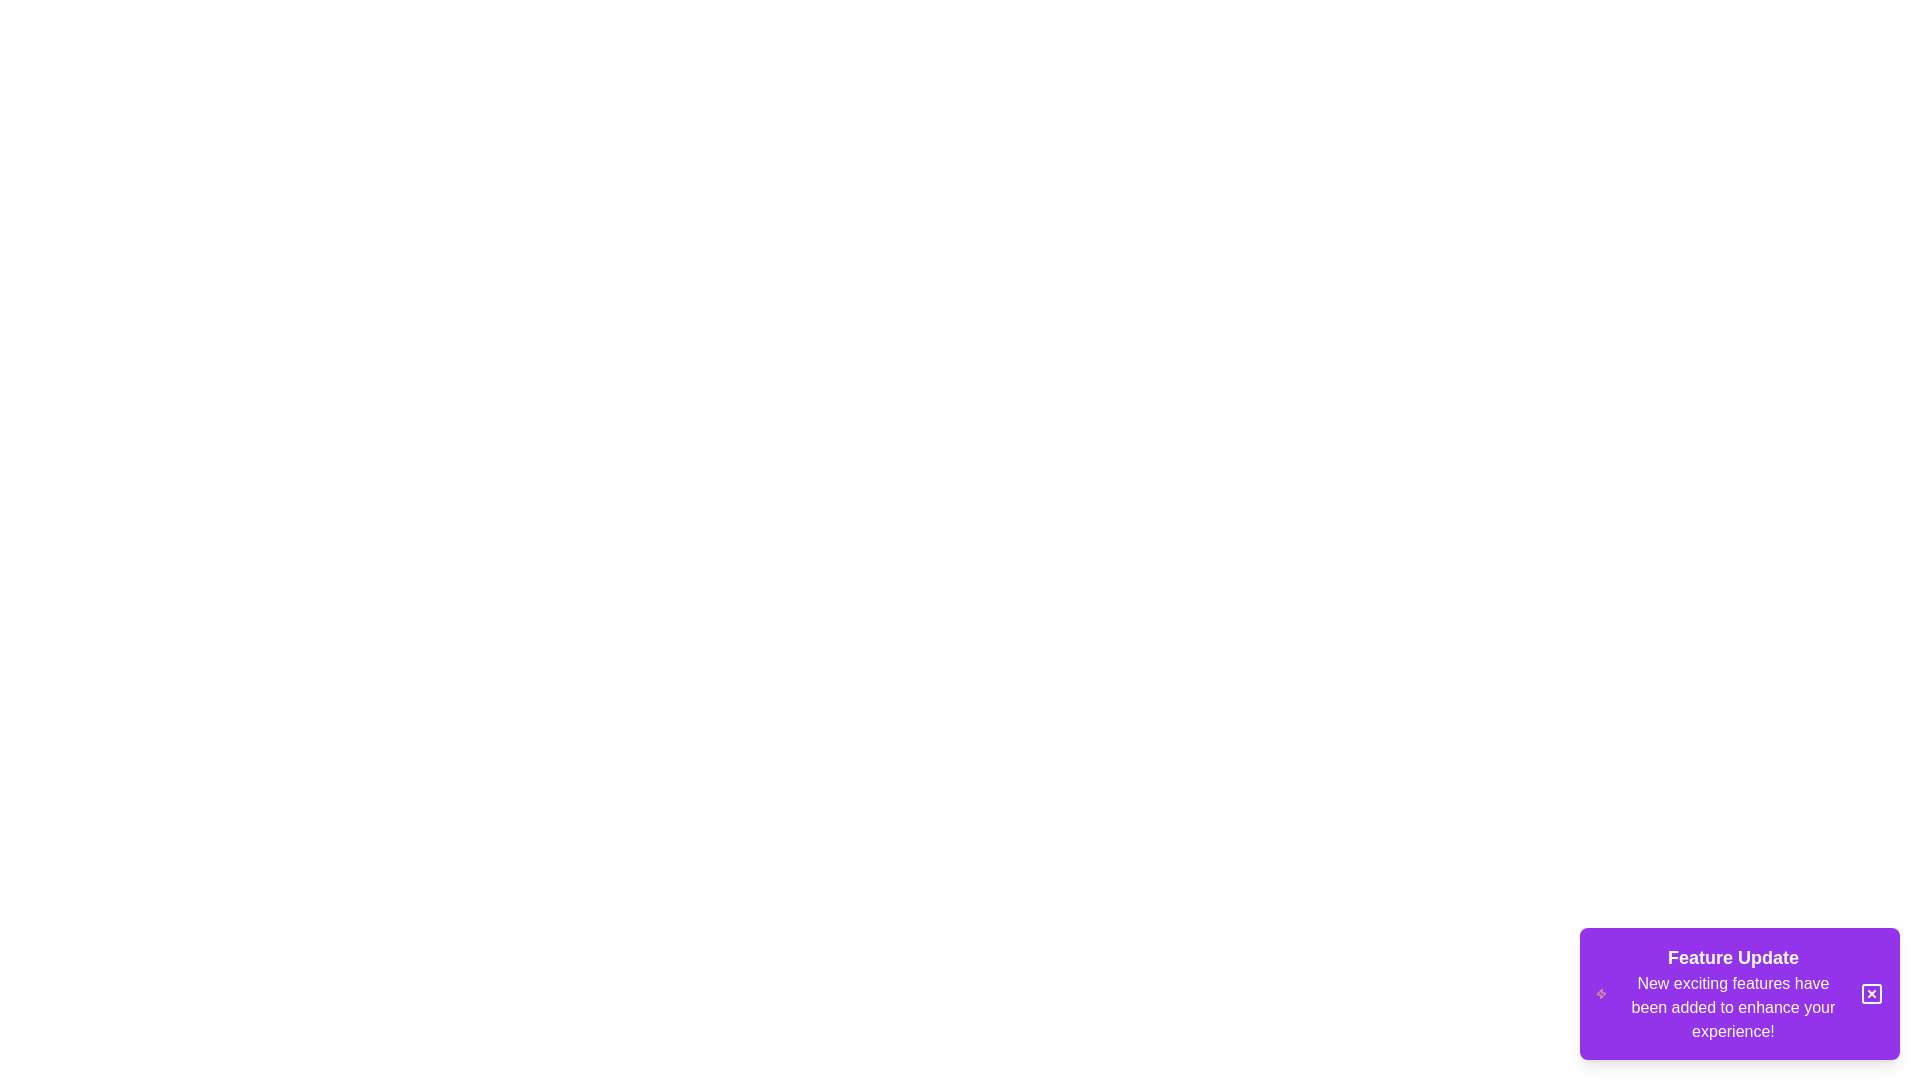 The height and width of the screenshot is (1080, 1920). I want to click on close button on the snackbar to close it, so click(1871, 994).